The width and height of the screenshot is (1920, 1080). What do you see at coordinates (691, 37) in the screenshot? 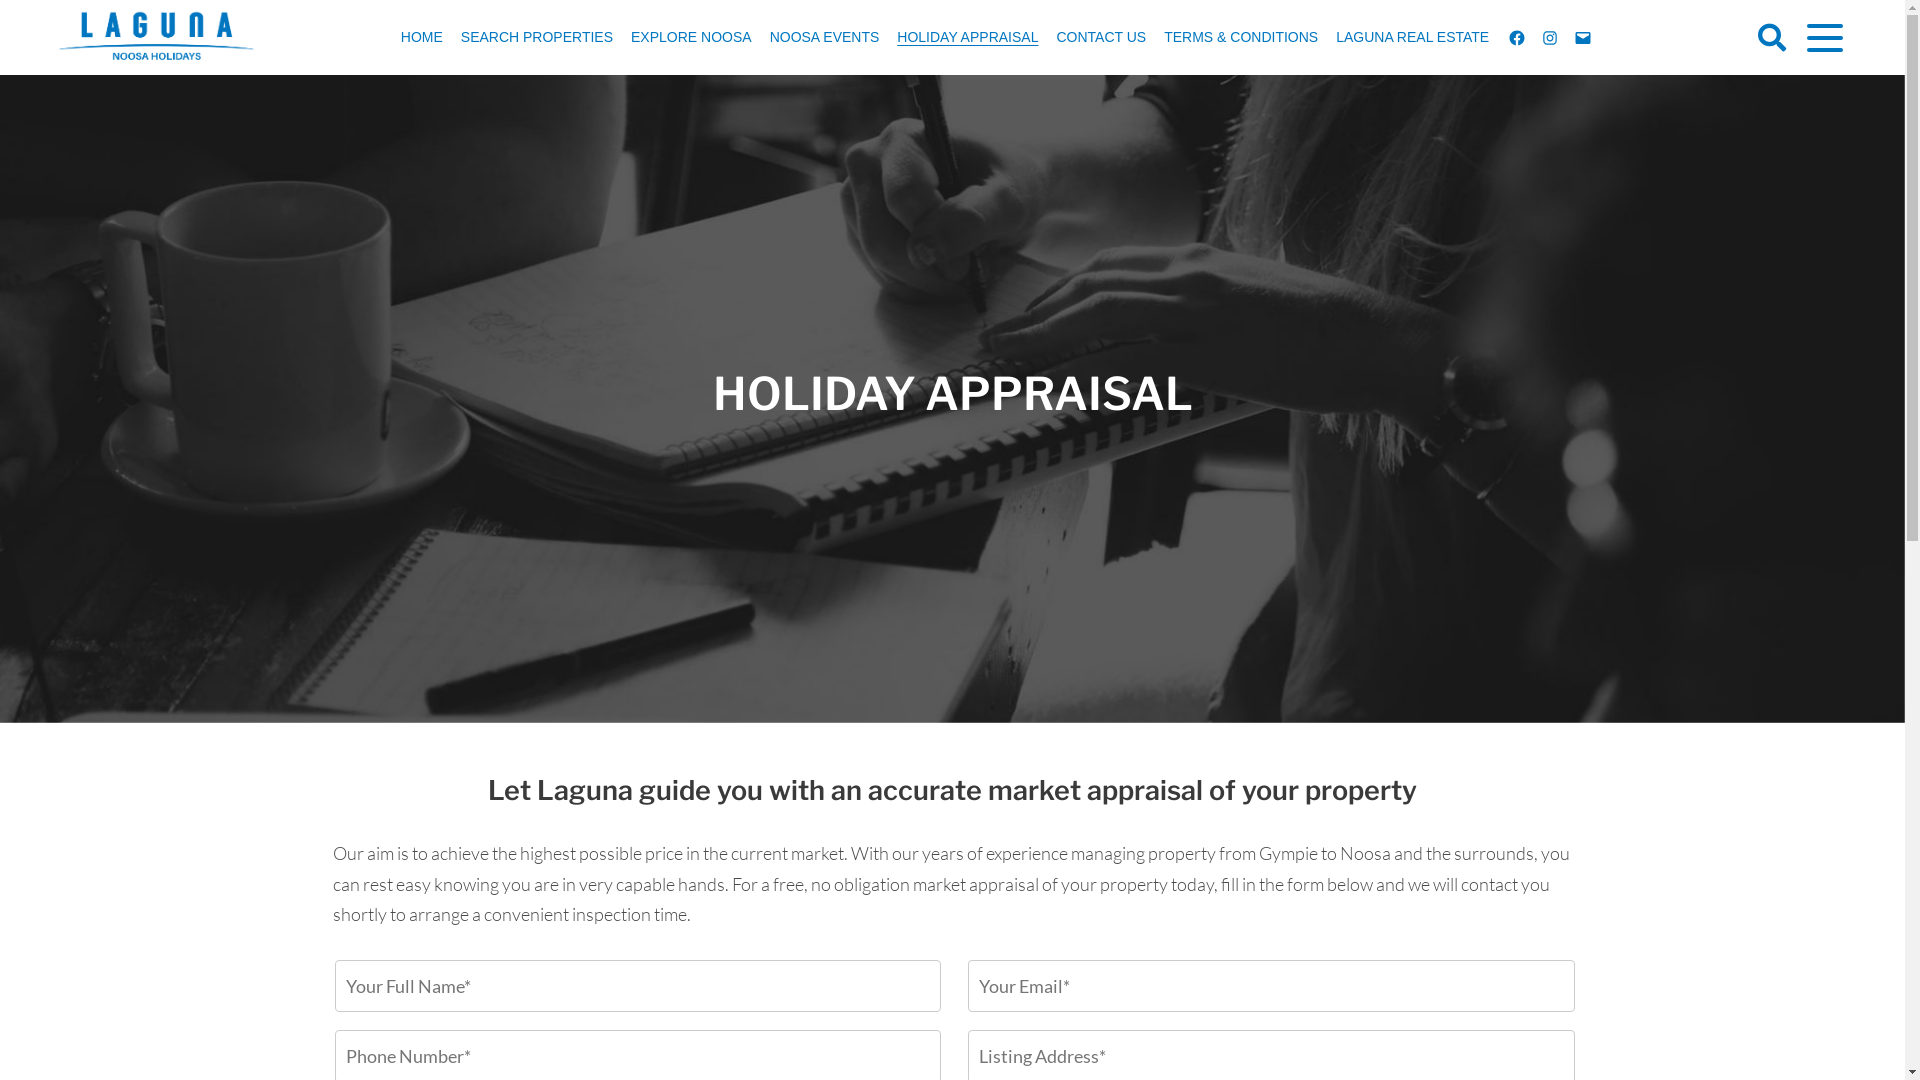
I see `'EXPLORE NOOSA'` at bounding box center [691, 37].